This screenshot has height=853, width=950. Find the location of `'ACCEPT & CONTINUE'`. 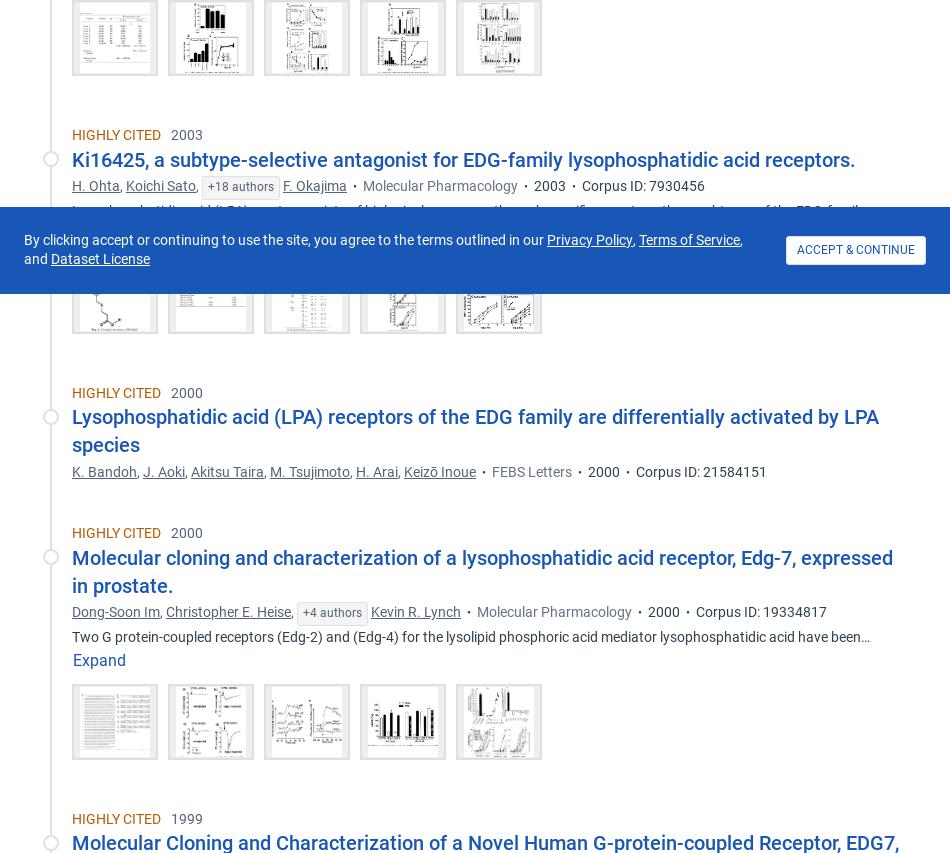

'ACCEPT & CONTINUE' is located at coordinates (855, 250).